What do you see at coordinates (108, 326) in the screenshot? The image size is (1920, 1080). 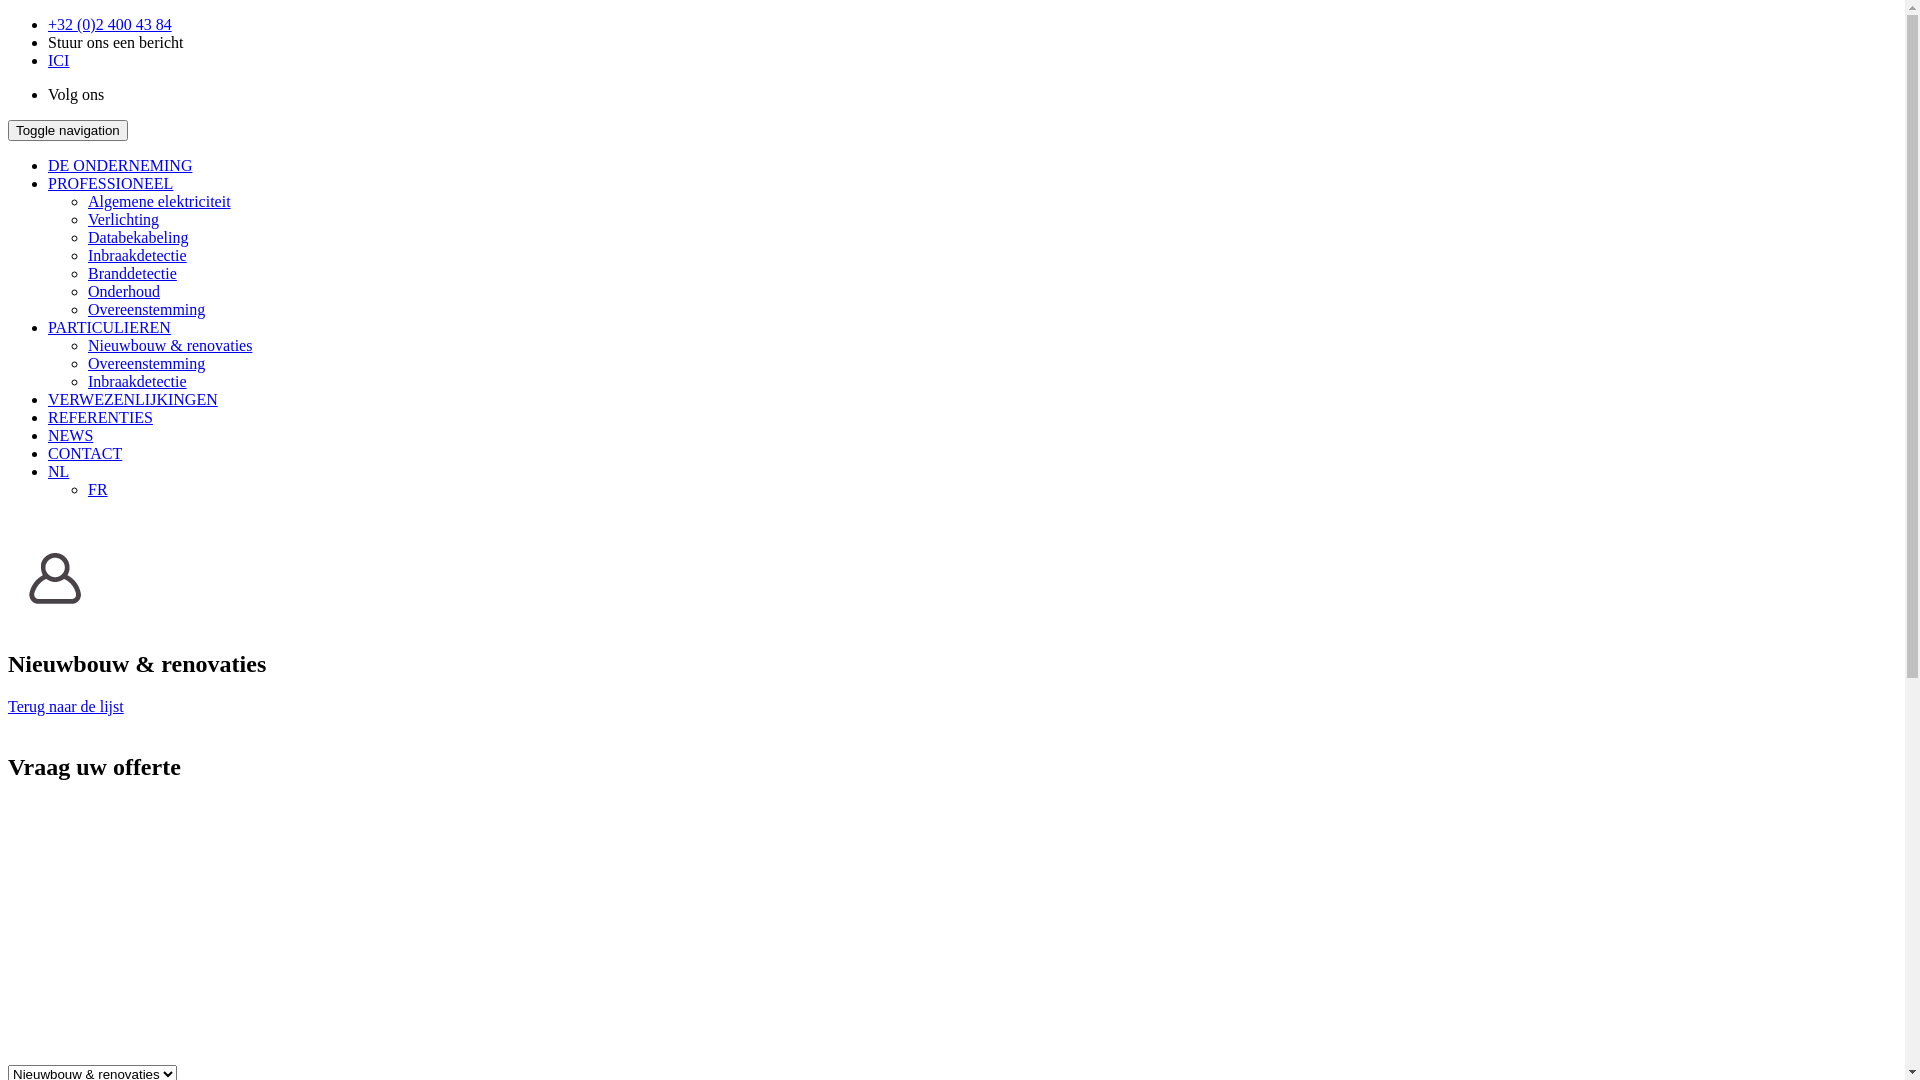 I see `'PARTICULIEREN'` at bounding box center [108, 326].